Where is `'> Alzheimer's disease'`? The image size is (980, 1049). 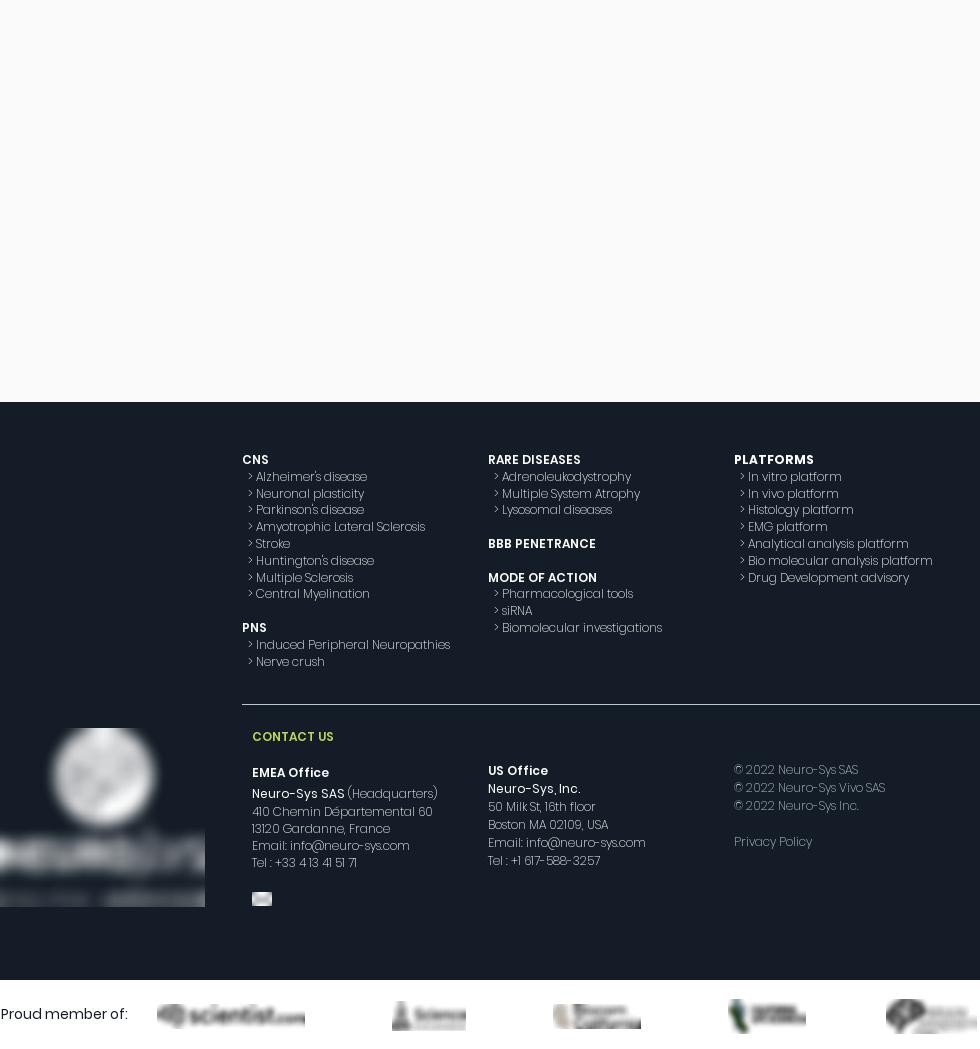 '> Alzheimer's disease' is located at coordinates (304, 475).